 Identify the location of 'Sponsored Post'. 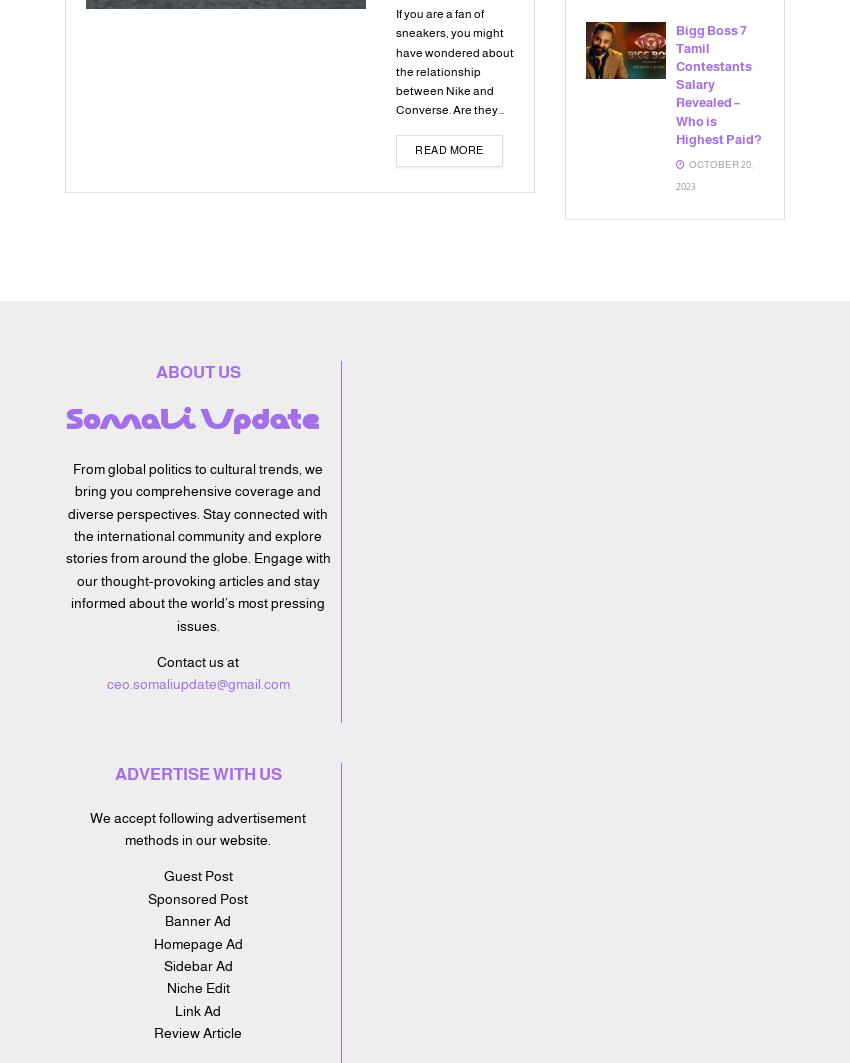
(196, 897).